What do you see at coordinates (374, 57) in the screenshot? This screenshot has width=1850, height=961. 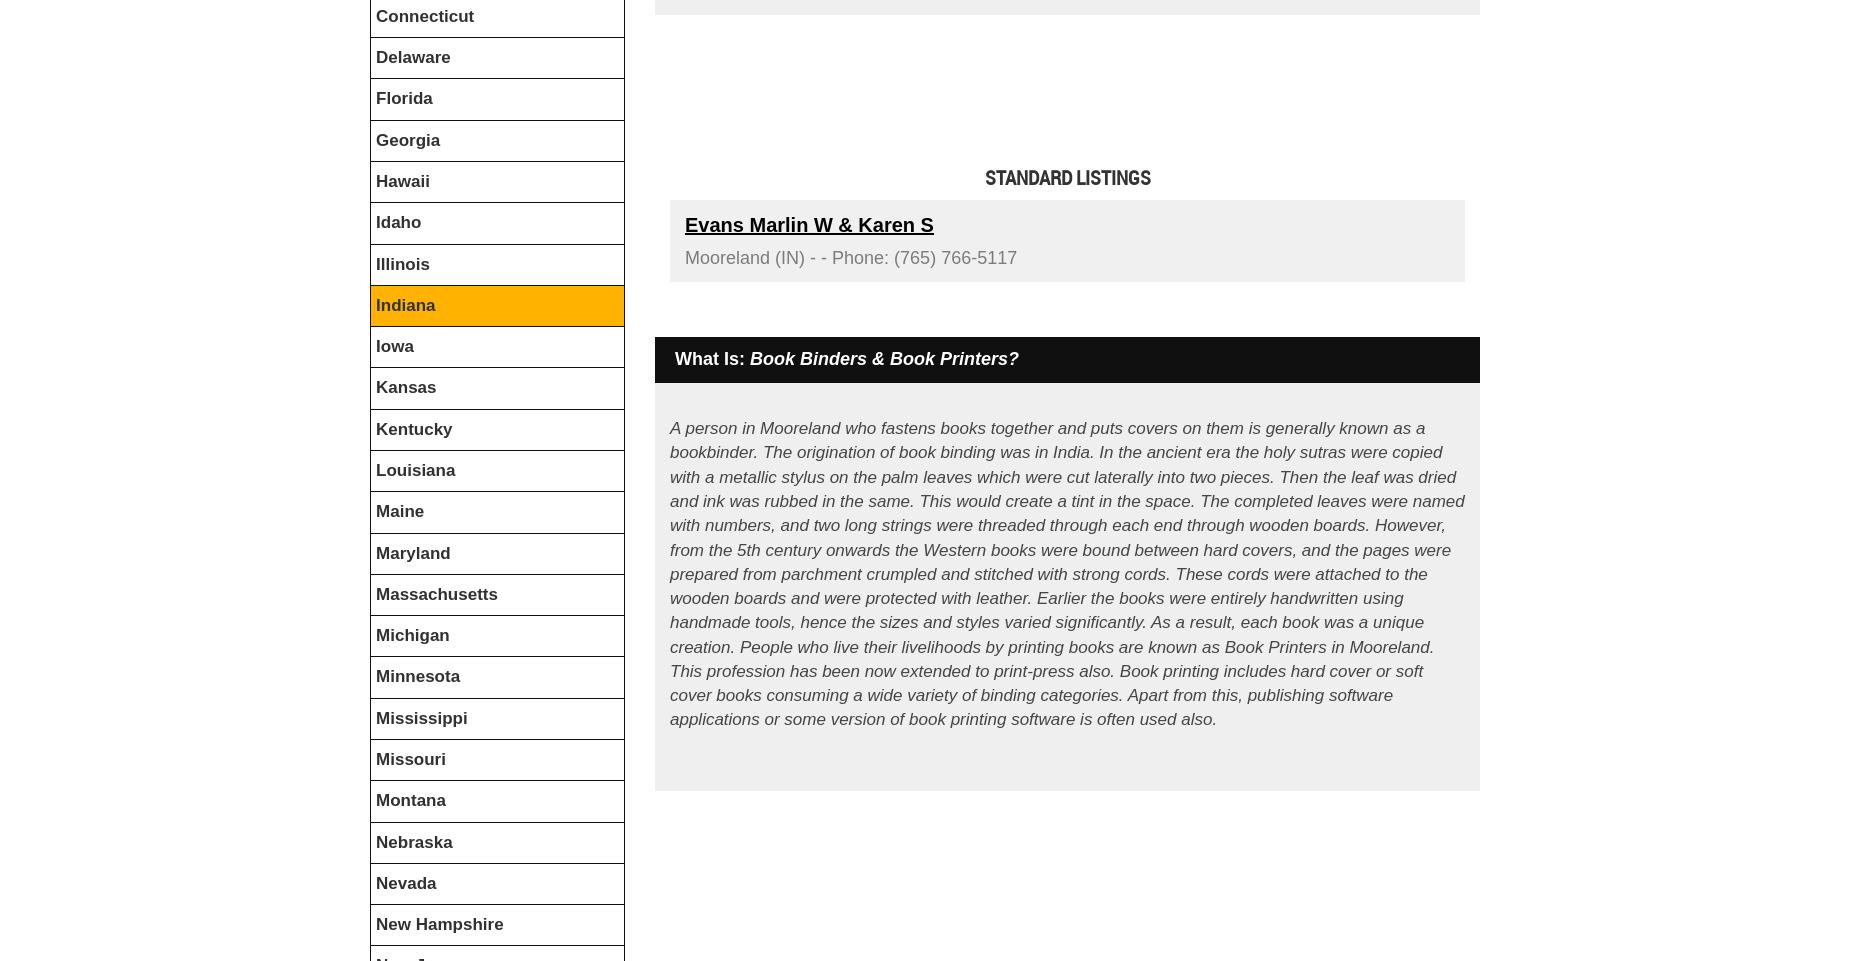 I see `'Delaware'` at bounding box center [374, 57].